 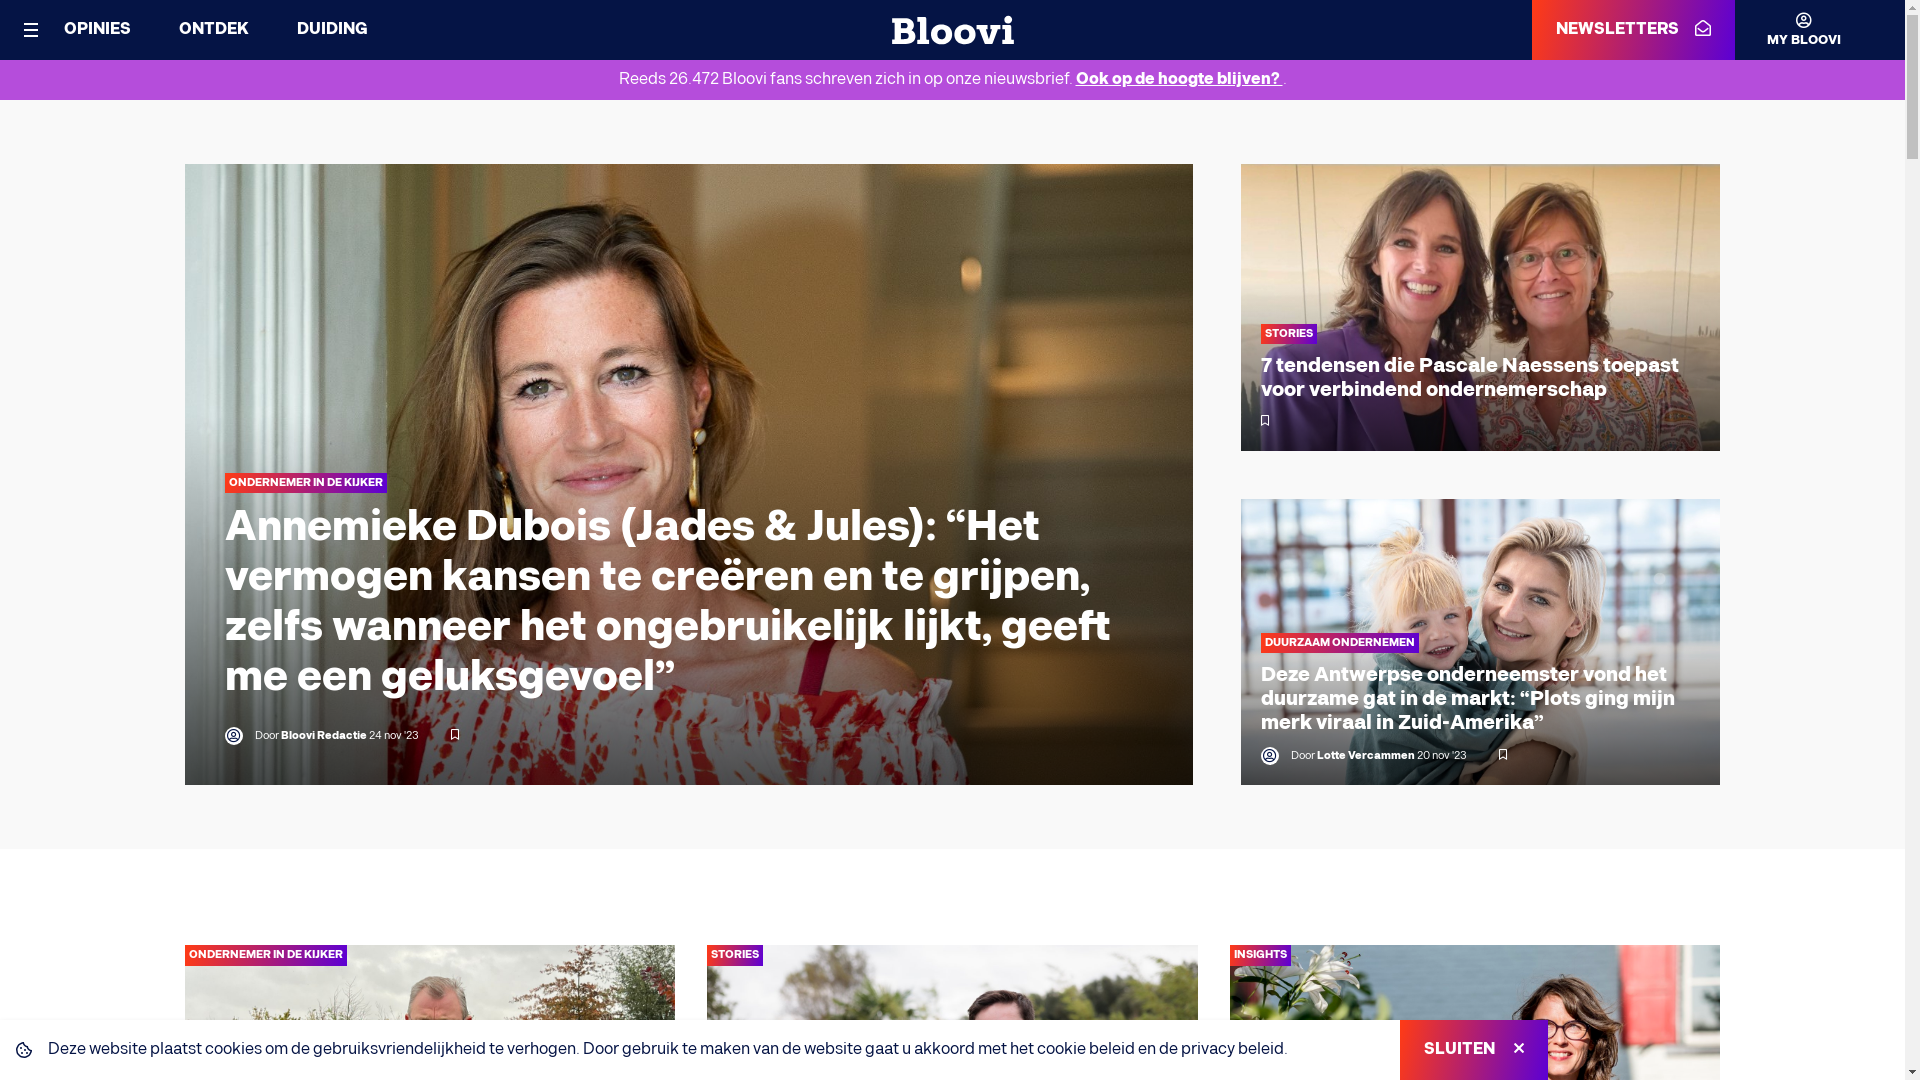 What do you see at coordinates (322, 736) in the screenshot?
I see `'Bloovi Redactie'` at bounding box center [322, 736].